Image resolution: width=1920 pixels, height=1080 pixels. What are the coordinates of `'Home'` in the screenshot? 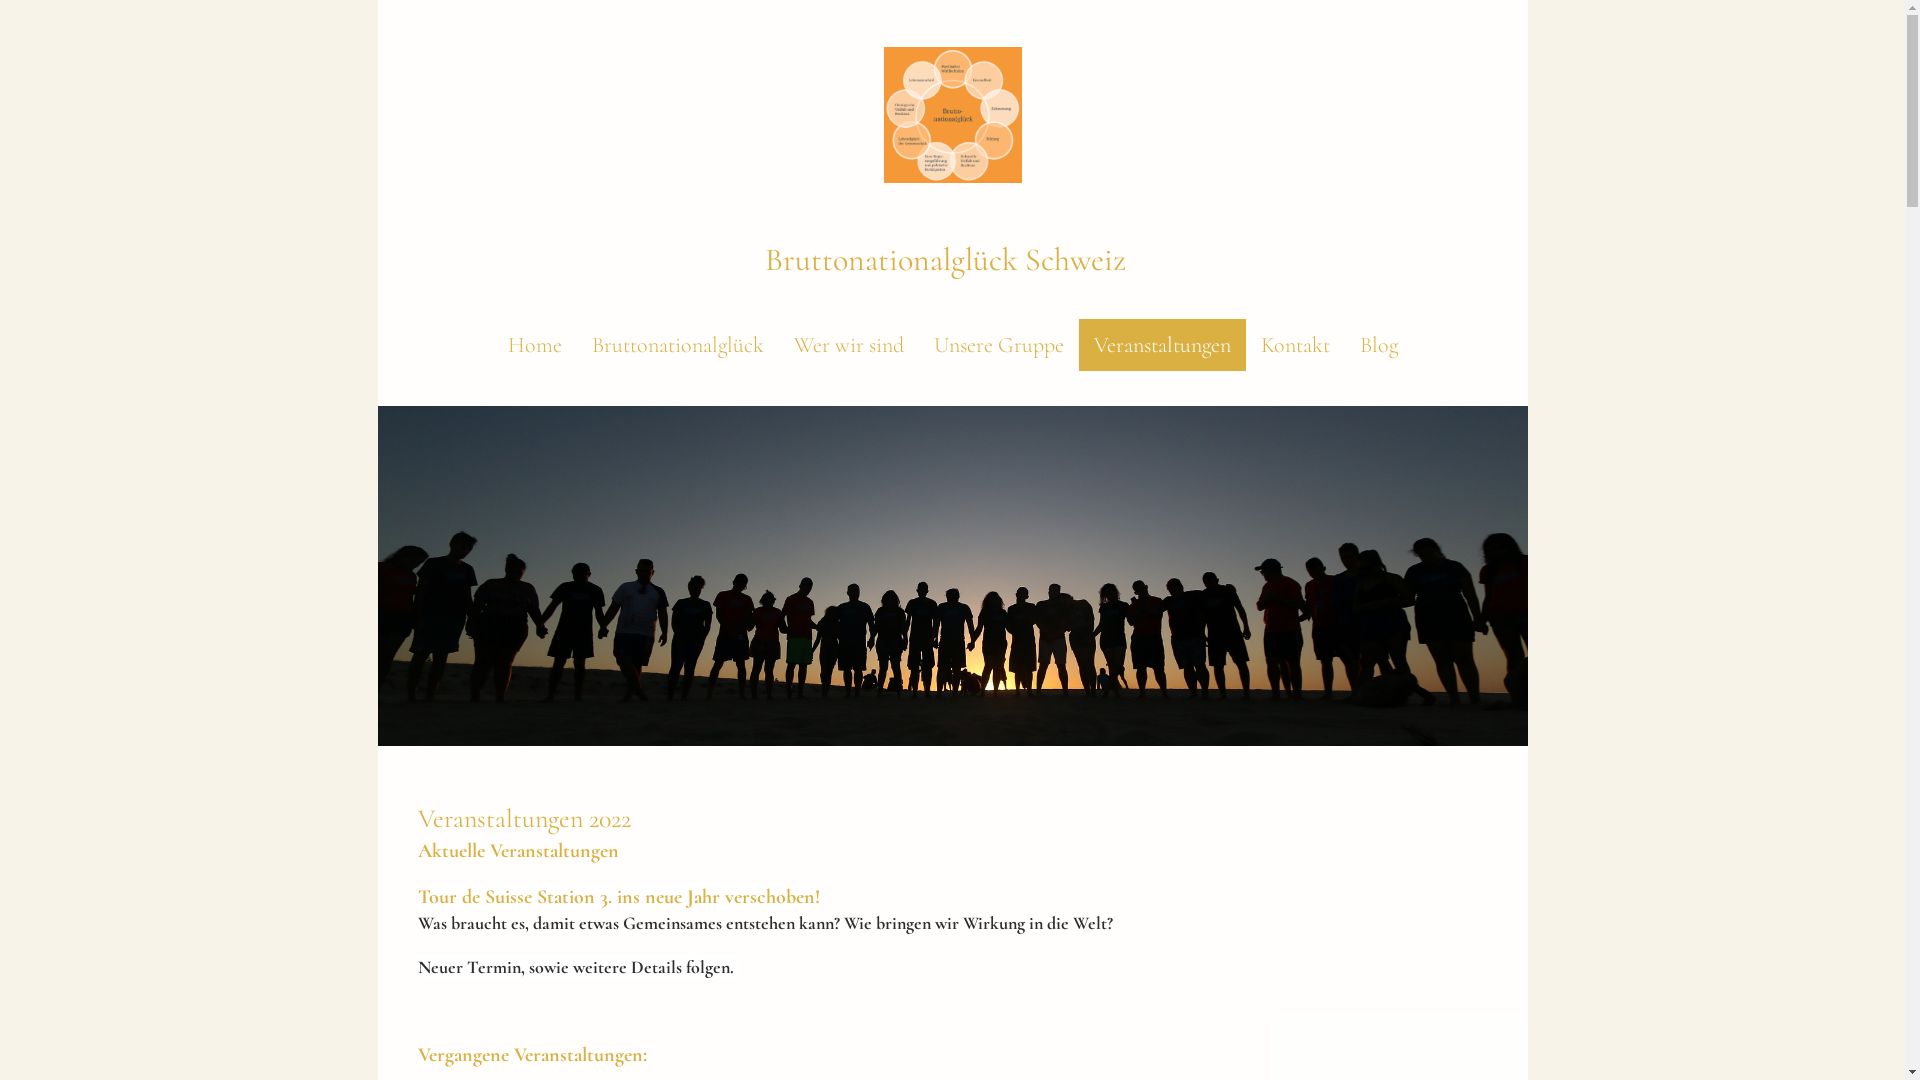 It's located at (533, 343).